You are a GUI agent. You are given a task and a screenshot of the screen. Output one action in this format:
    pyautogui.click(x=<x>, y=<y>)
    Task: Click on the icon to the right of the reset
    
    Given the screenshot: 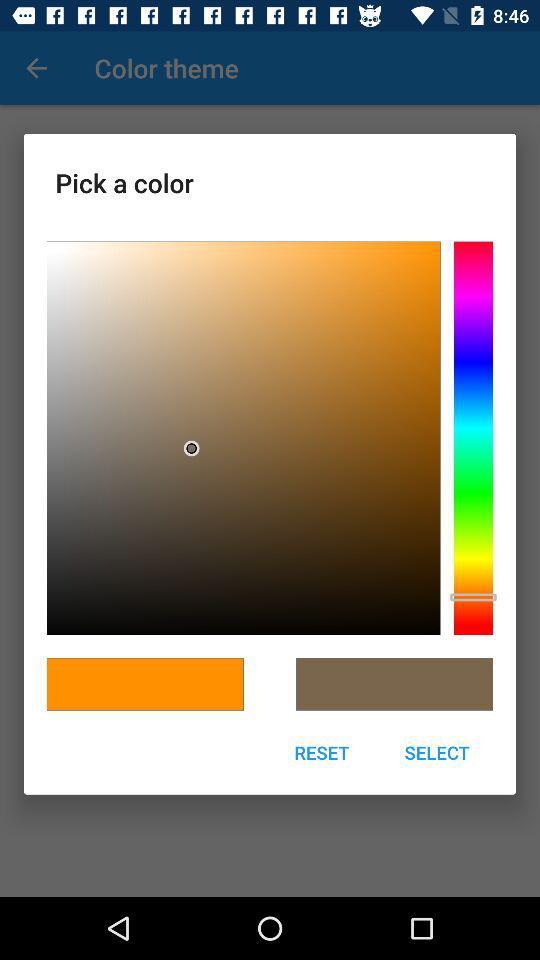 What is the action you would take?
    pyautogui.click(x=436, y=751)
    